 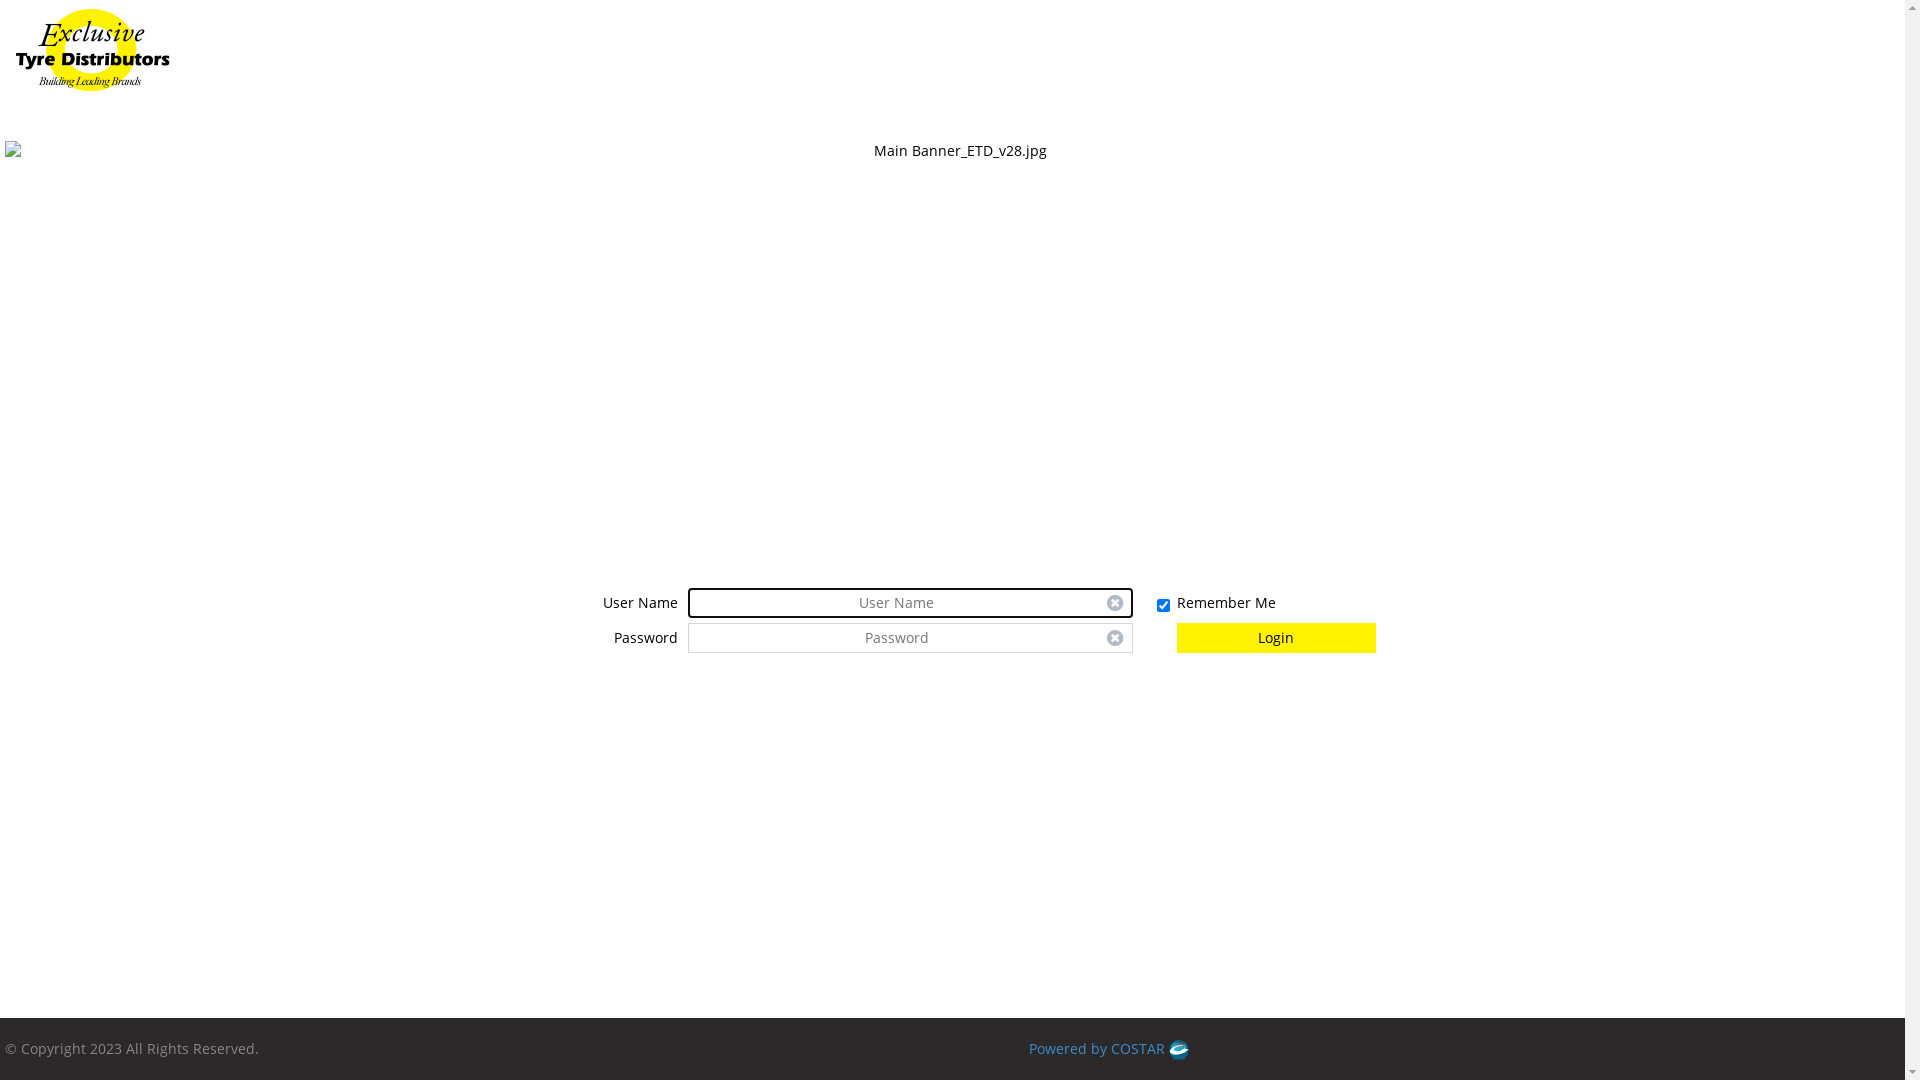 I want to click on 'Login', so click(x=1176, y=637).